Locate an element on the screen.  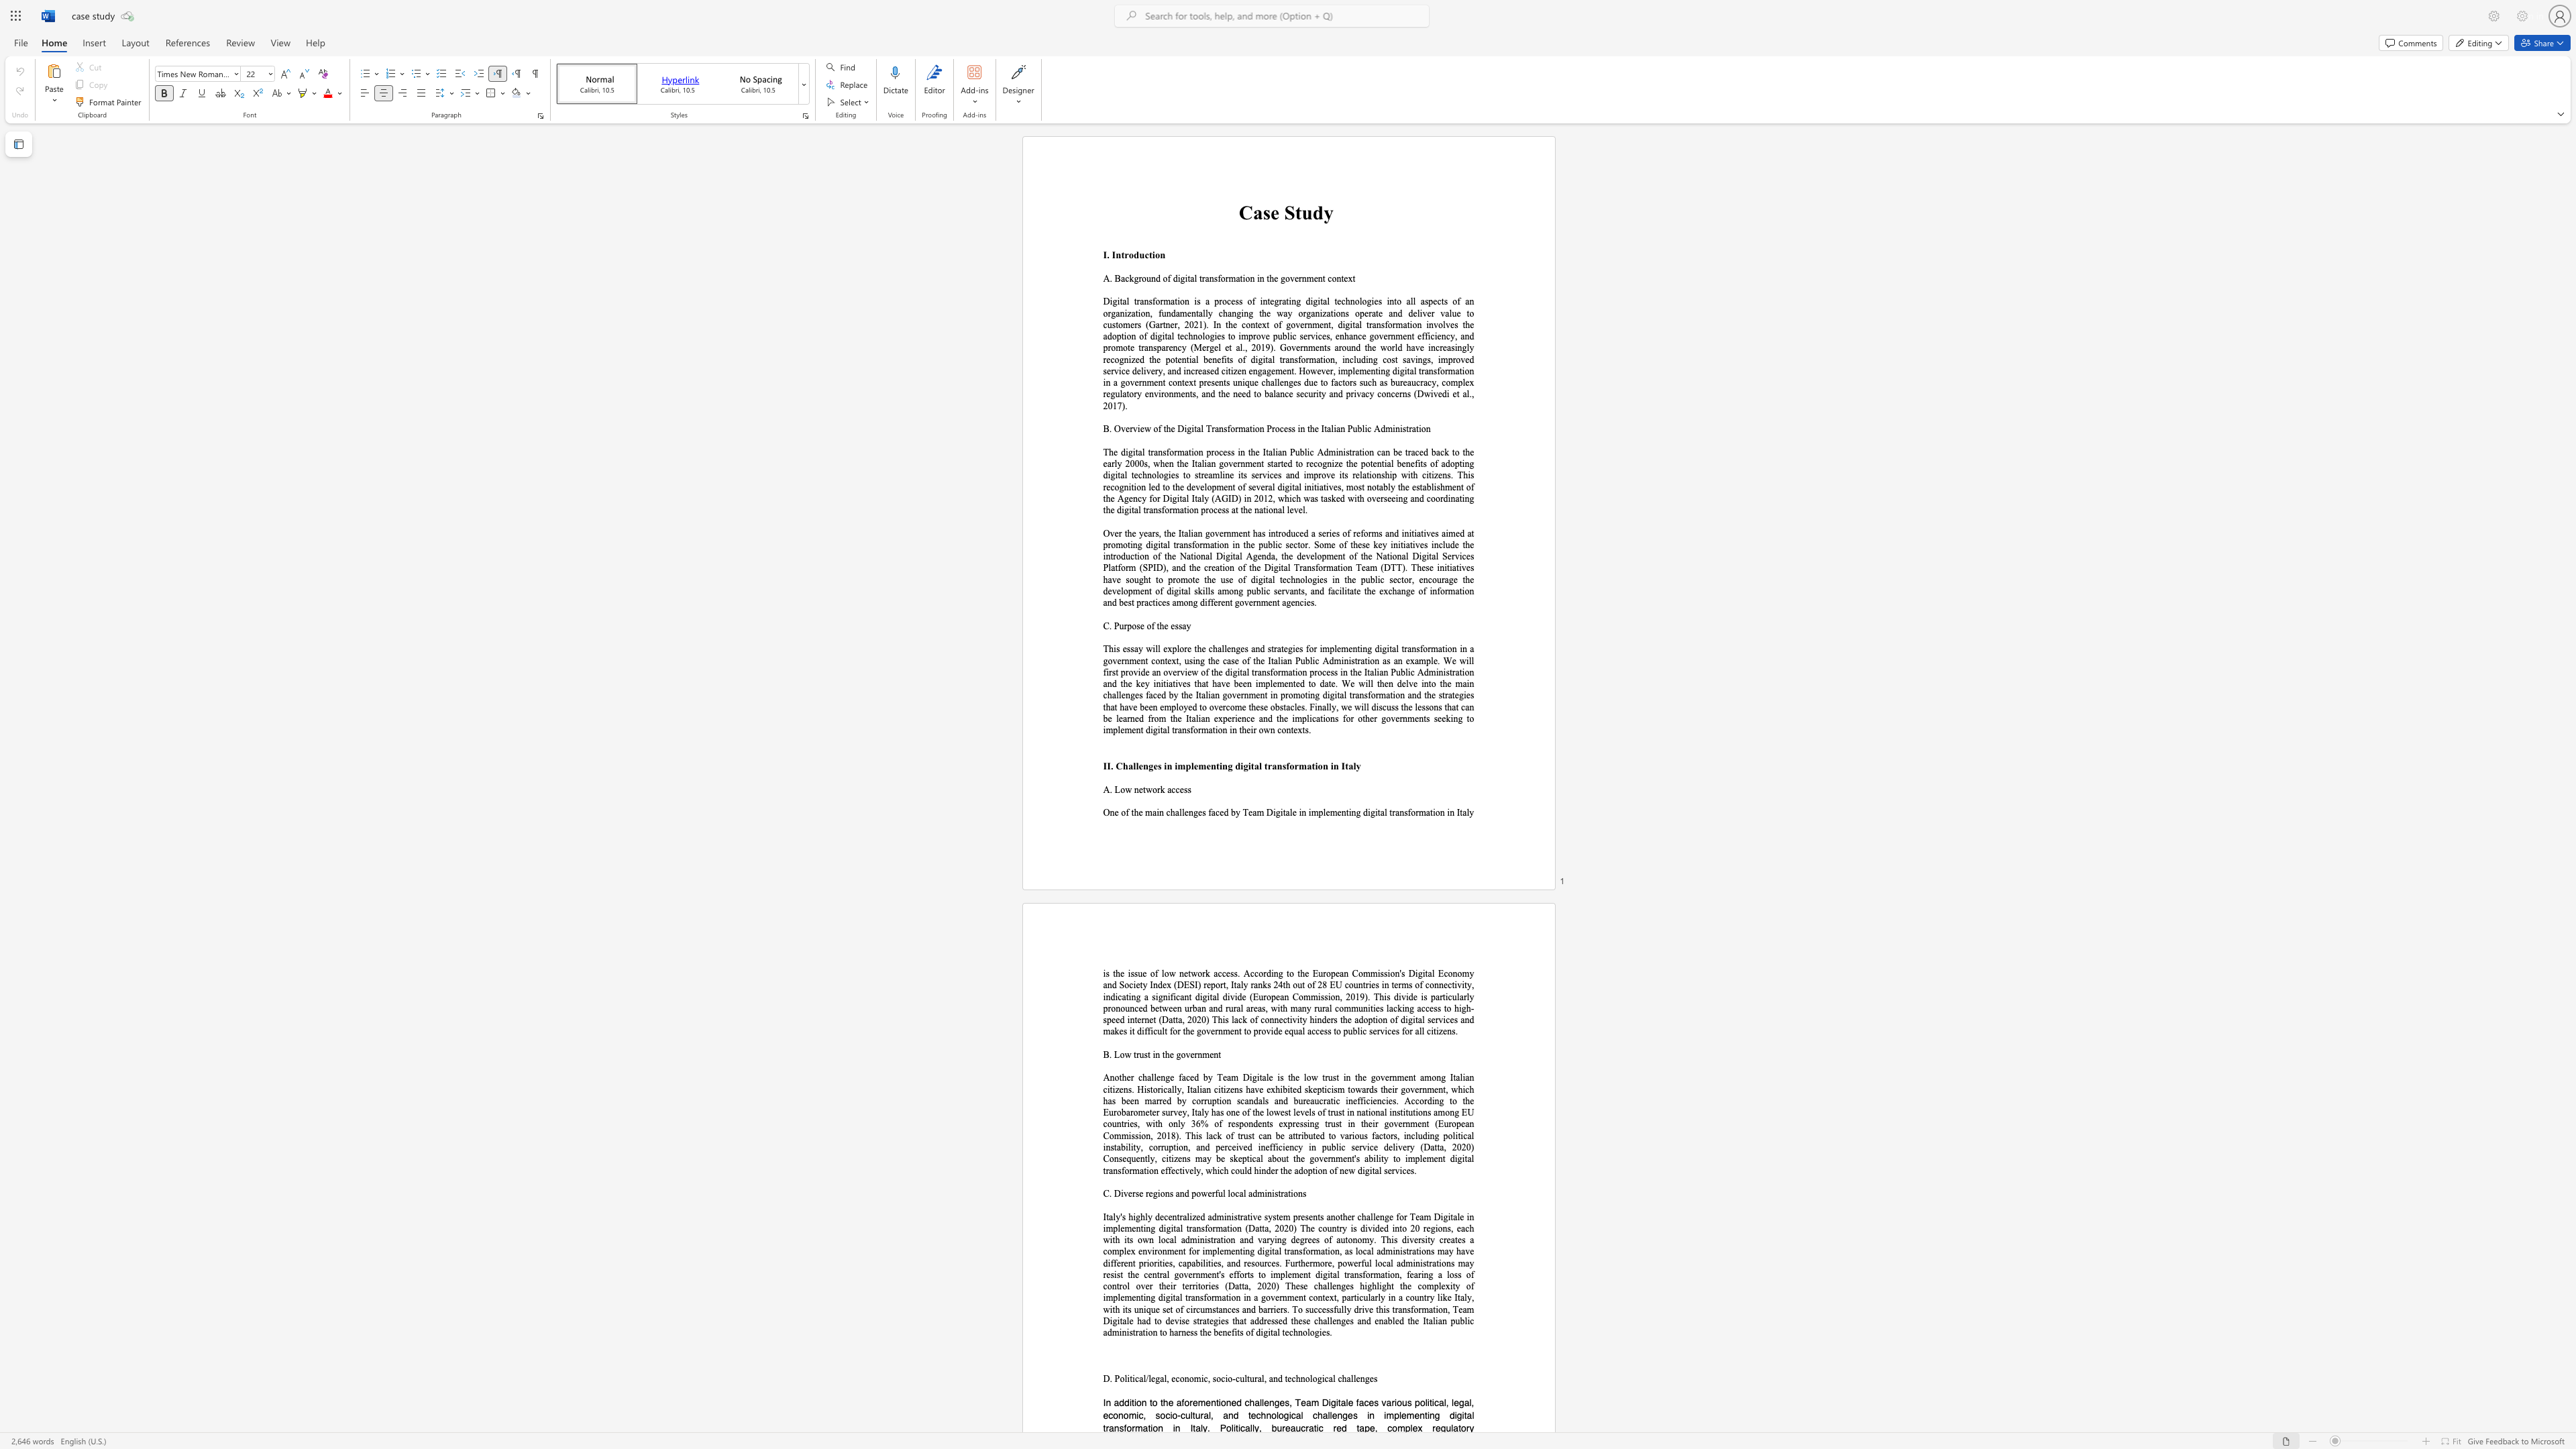
the subset text "rpose of t" within the text "C. Purpose of the essay" is located at coordinates (1123, 625).